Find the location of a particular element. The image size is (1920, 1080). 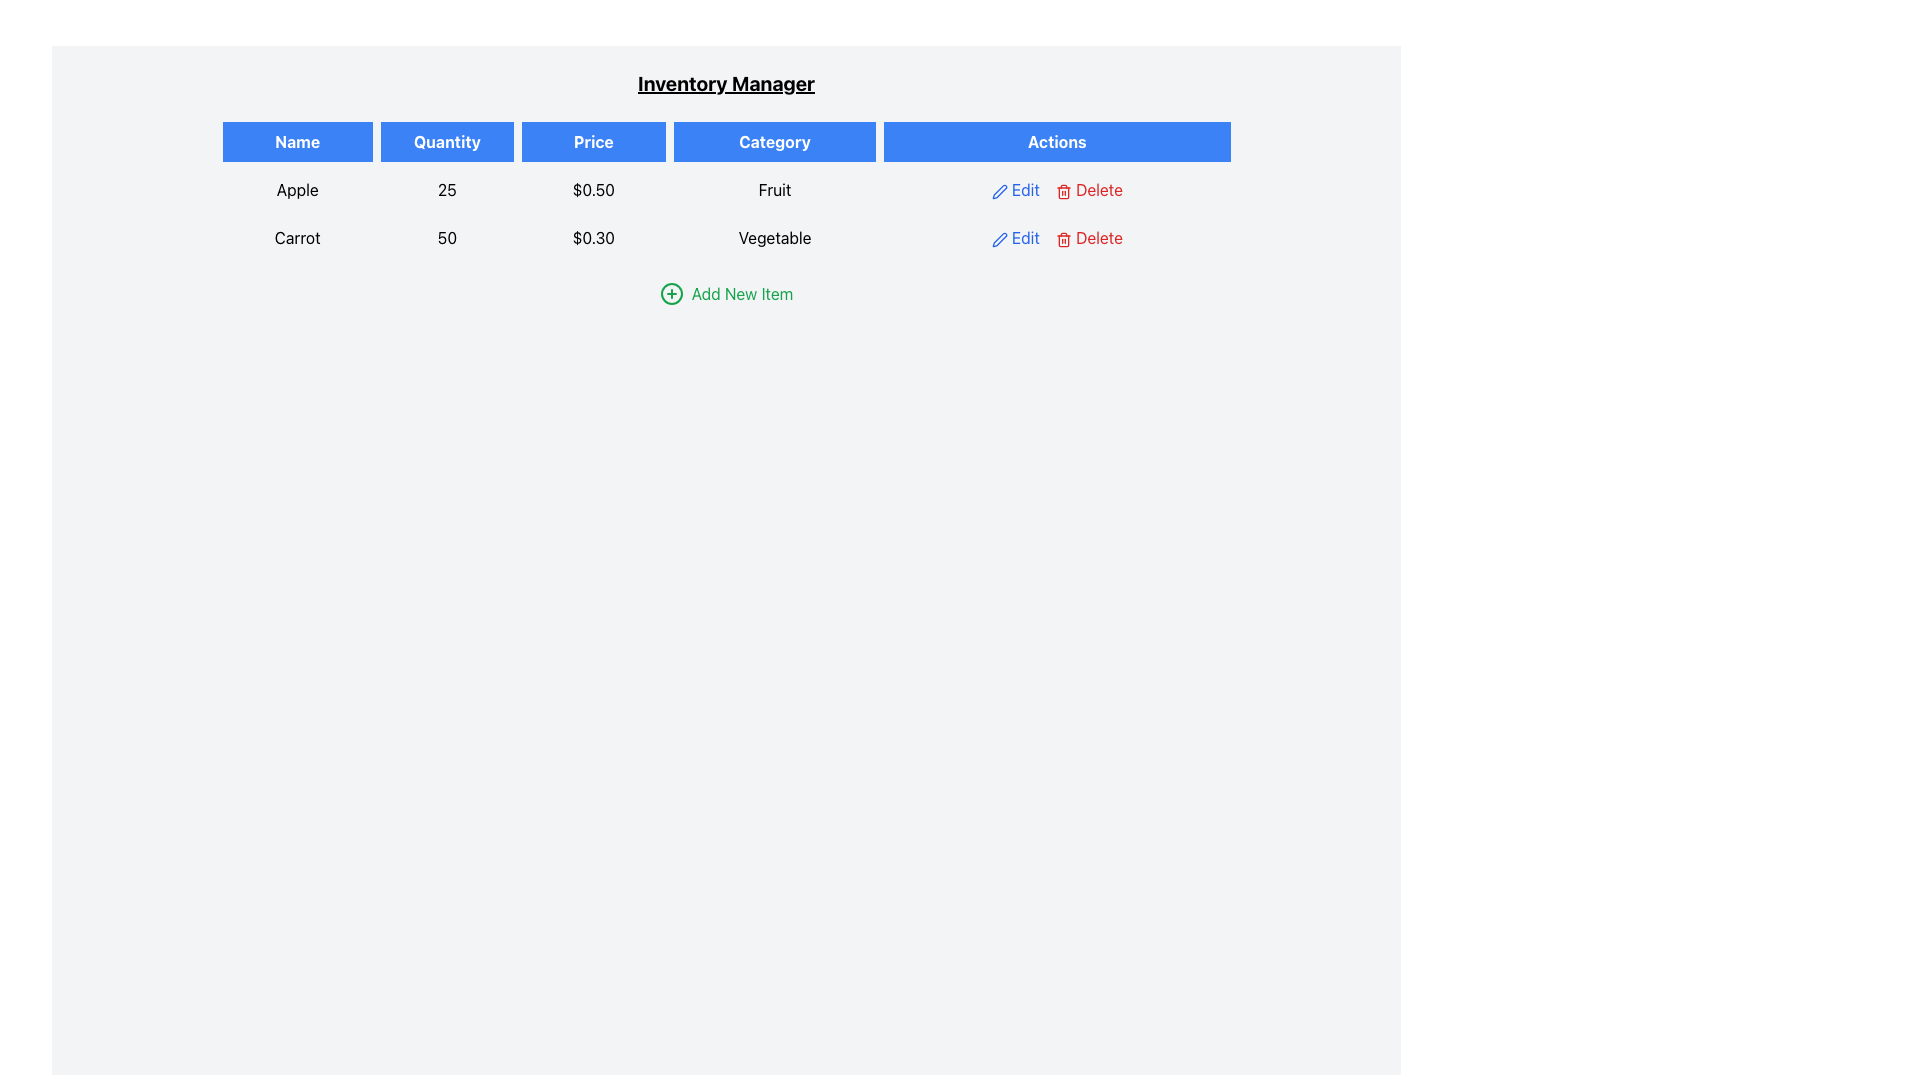

the second row of the inventory table, which provides information about an inventory item and allows user interaction for editing or deleting the item is located at coordinates (725, 237).